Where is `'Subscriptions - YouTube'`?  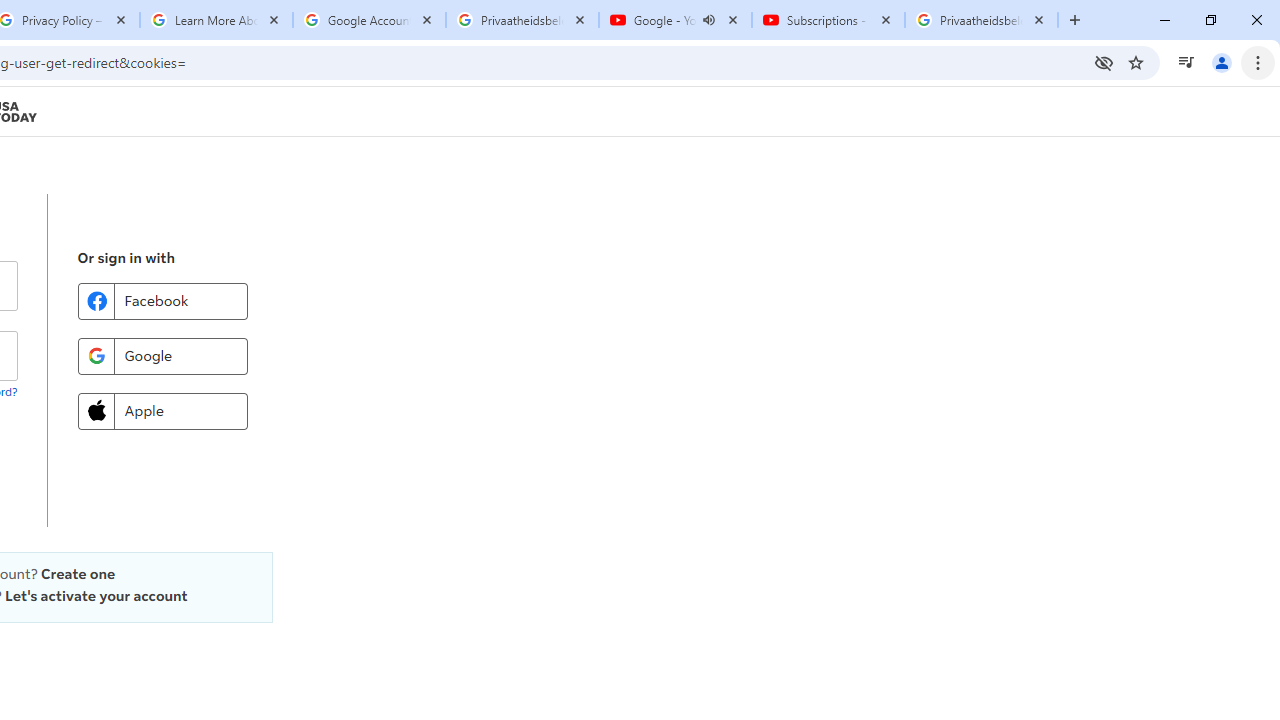 'Subscriptions - YouTube' is located at coordinates (828, 20).